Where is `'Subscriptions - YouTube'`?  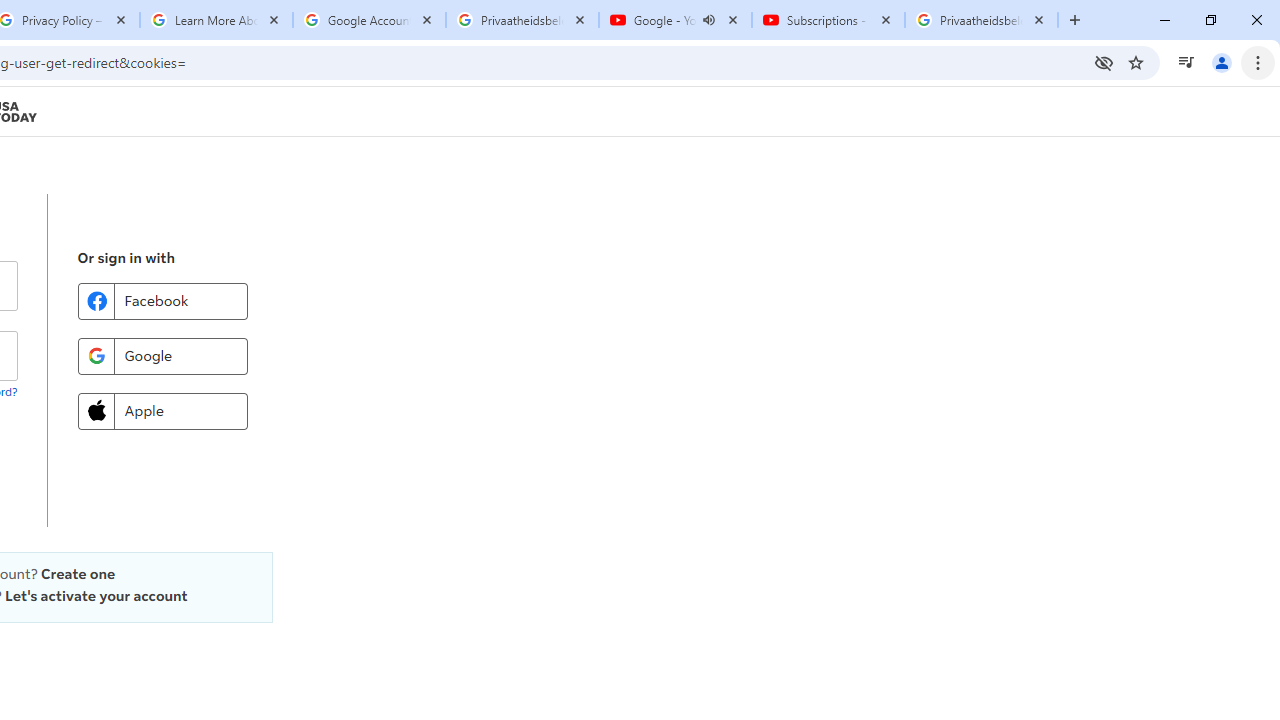 'Subscriptions - YouTube' is located at coordinates (828, 20).